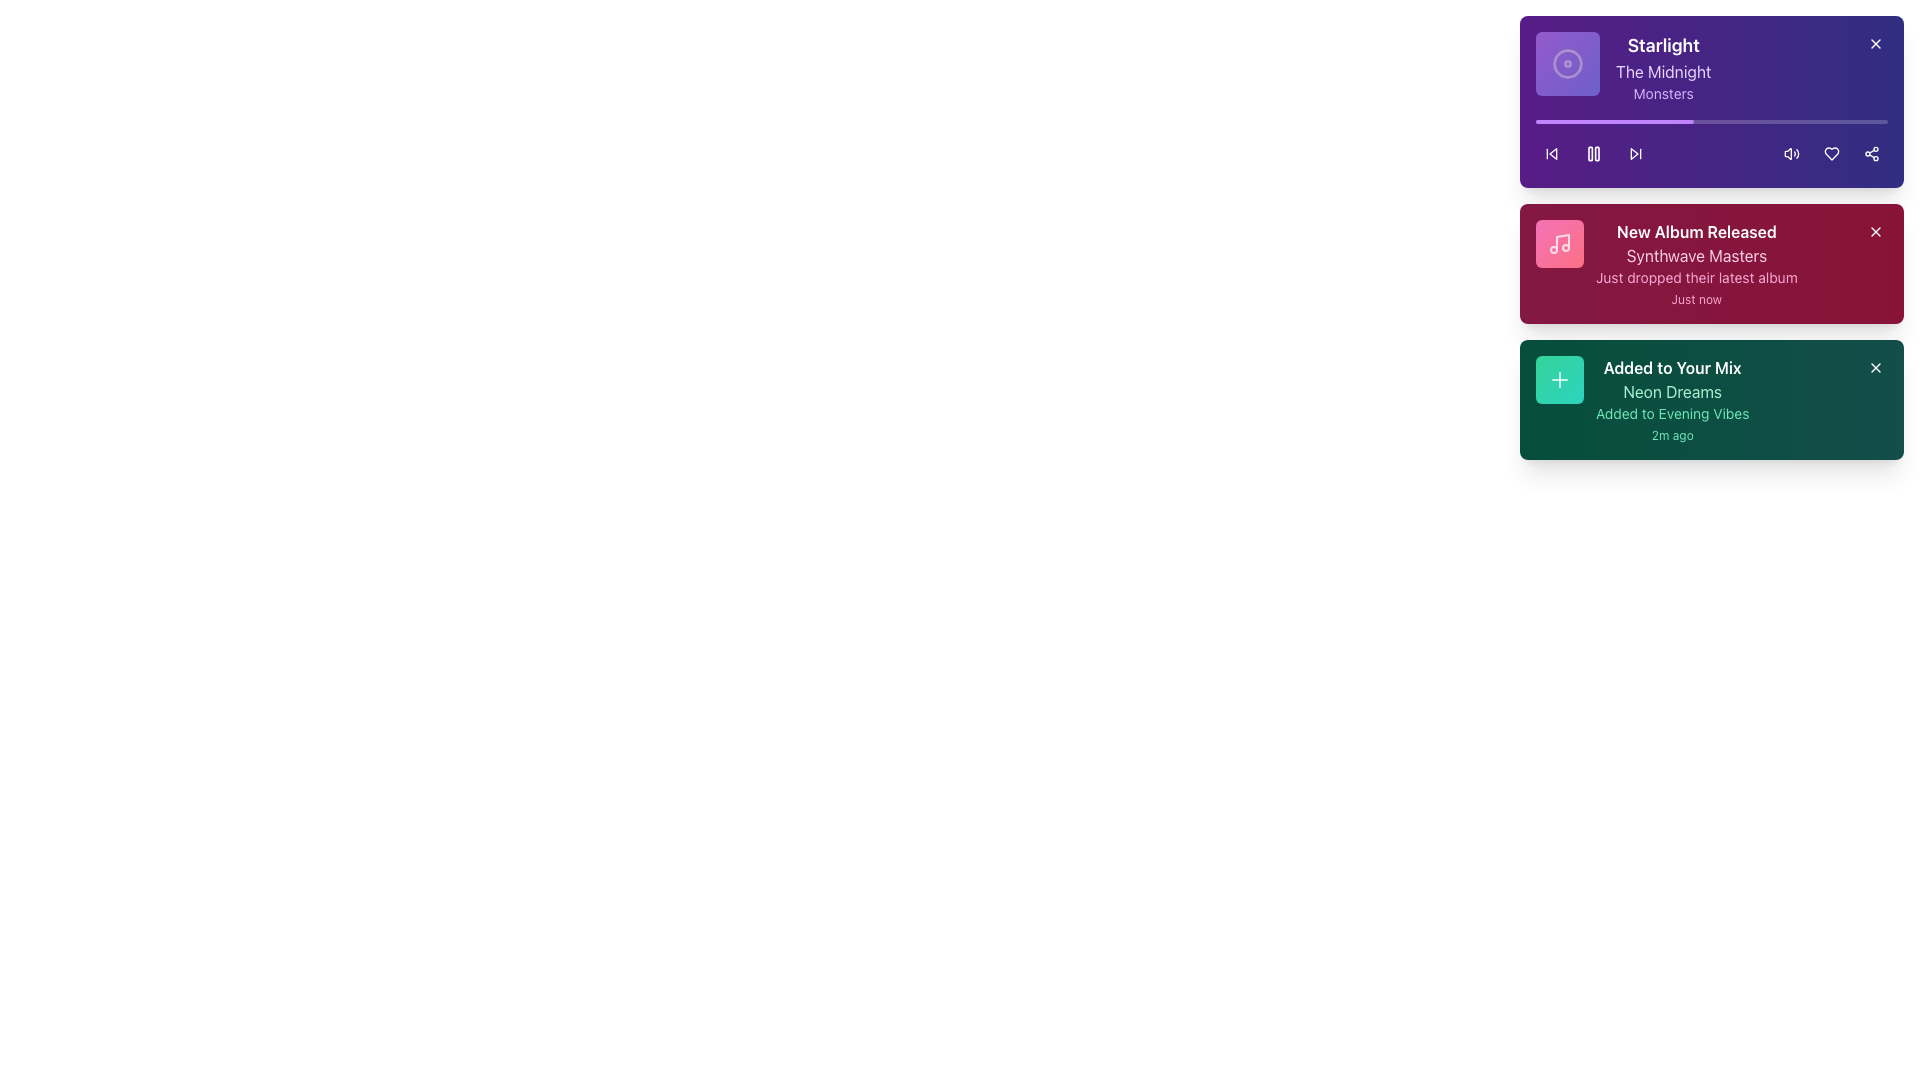  What do you see at coordinates (1663, 45) in the screenshot?
I see `the title Text label of the notification located at the top-left corner of the notification with a purple background` at bounding box center [1663, 45].